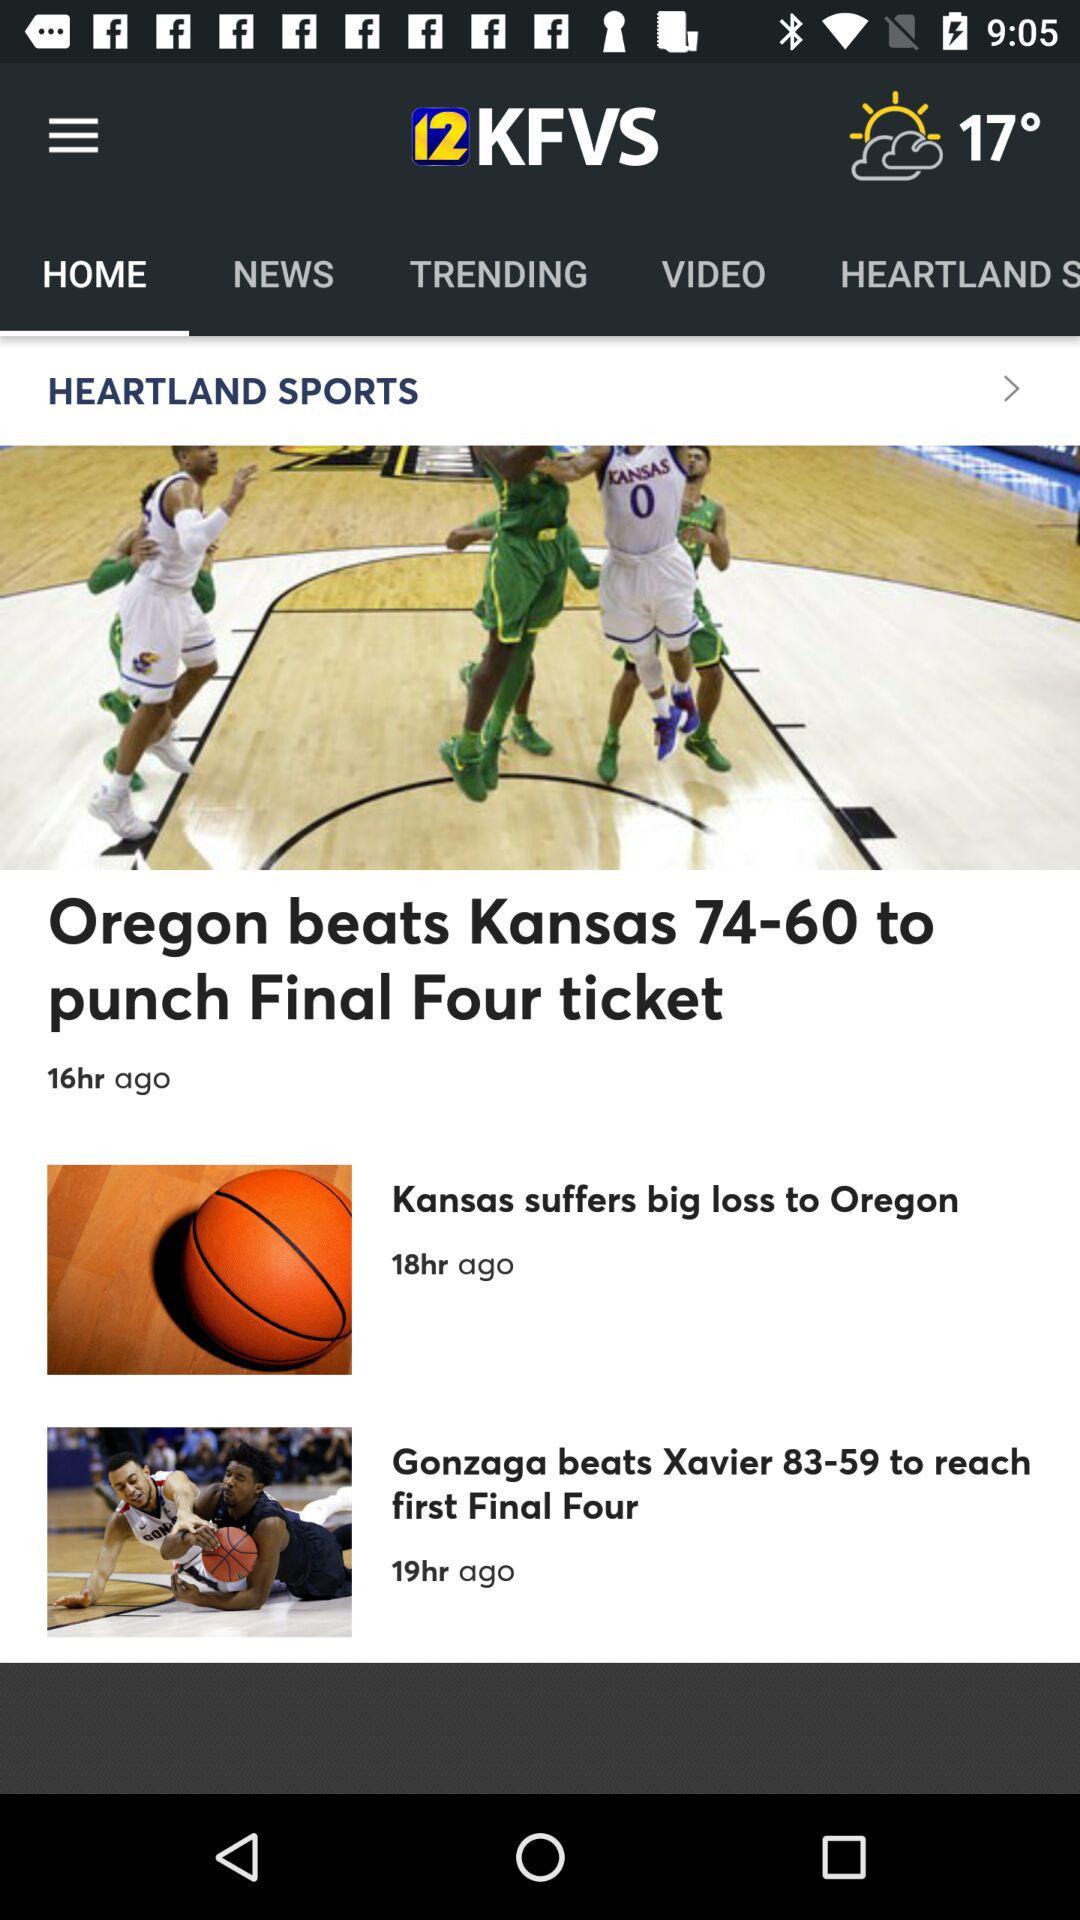 The width and height of the screenshot is (1080, 1920). Describe the element at coordinates (894, 135) in the screenshot. I see `weather option` at that location.